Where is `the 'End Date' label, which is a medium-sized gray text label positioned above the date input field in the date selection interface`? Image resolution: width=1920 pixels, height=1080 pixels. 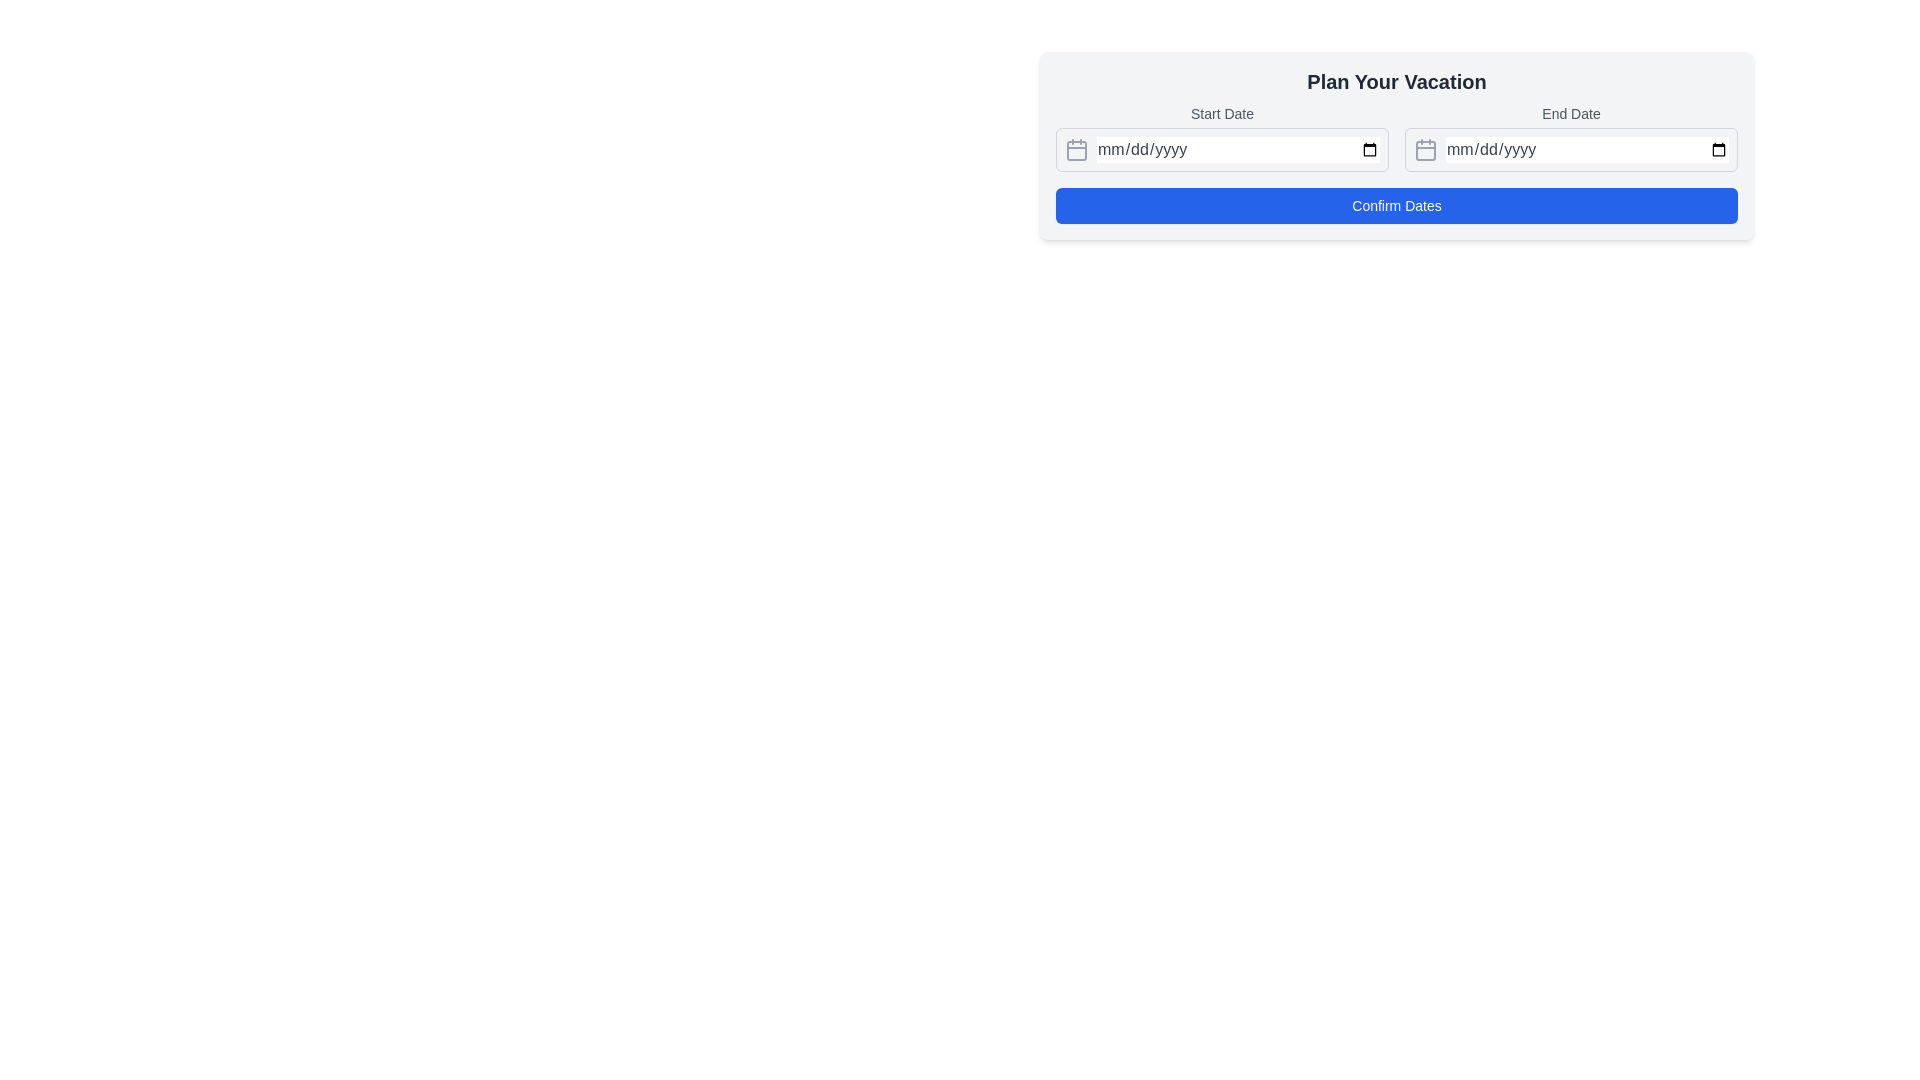 the 'End Date' label, which is a medium-sized gray text label positioned above the date input field in the date selection interface is located at coordinates (1570, 114).